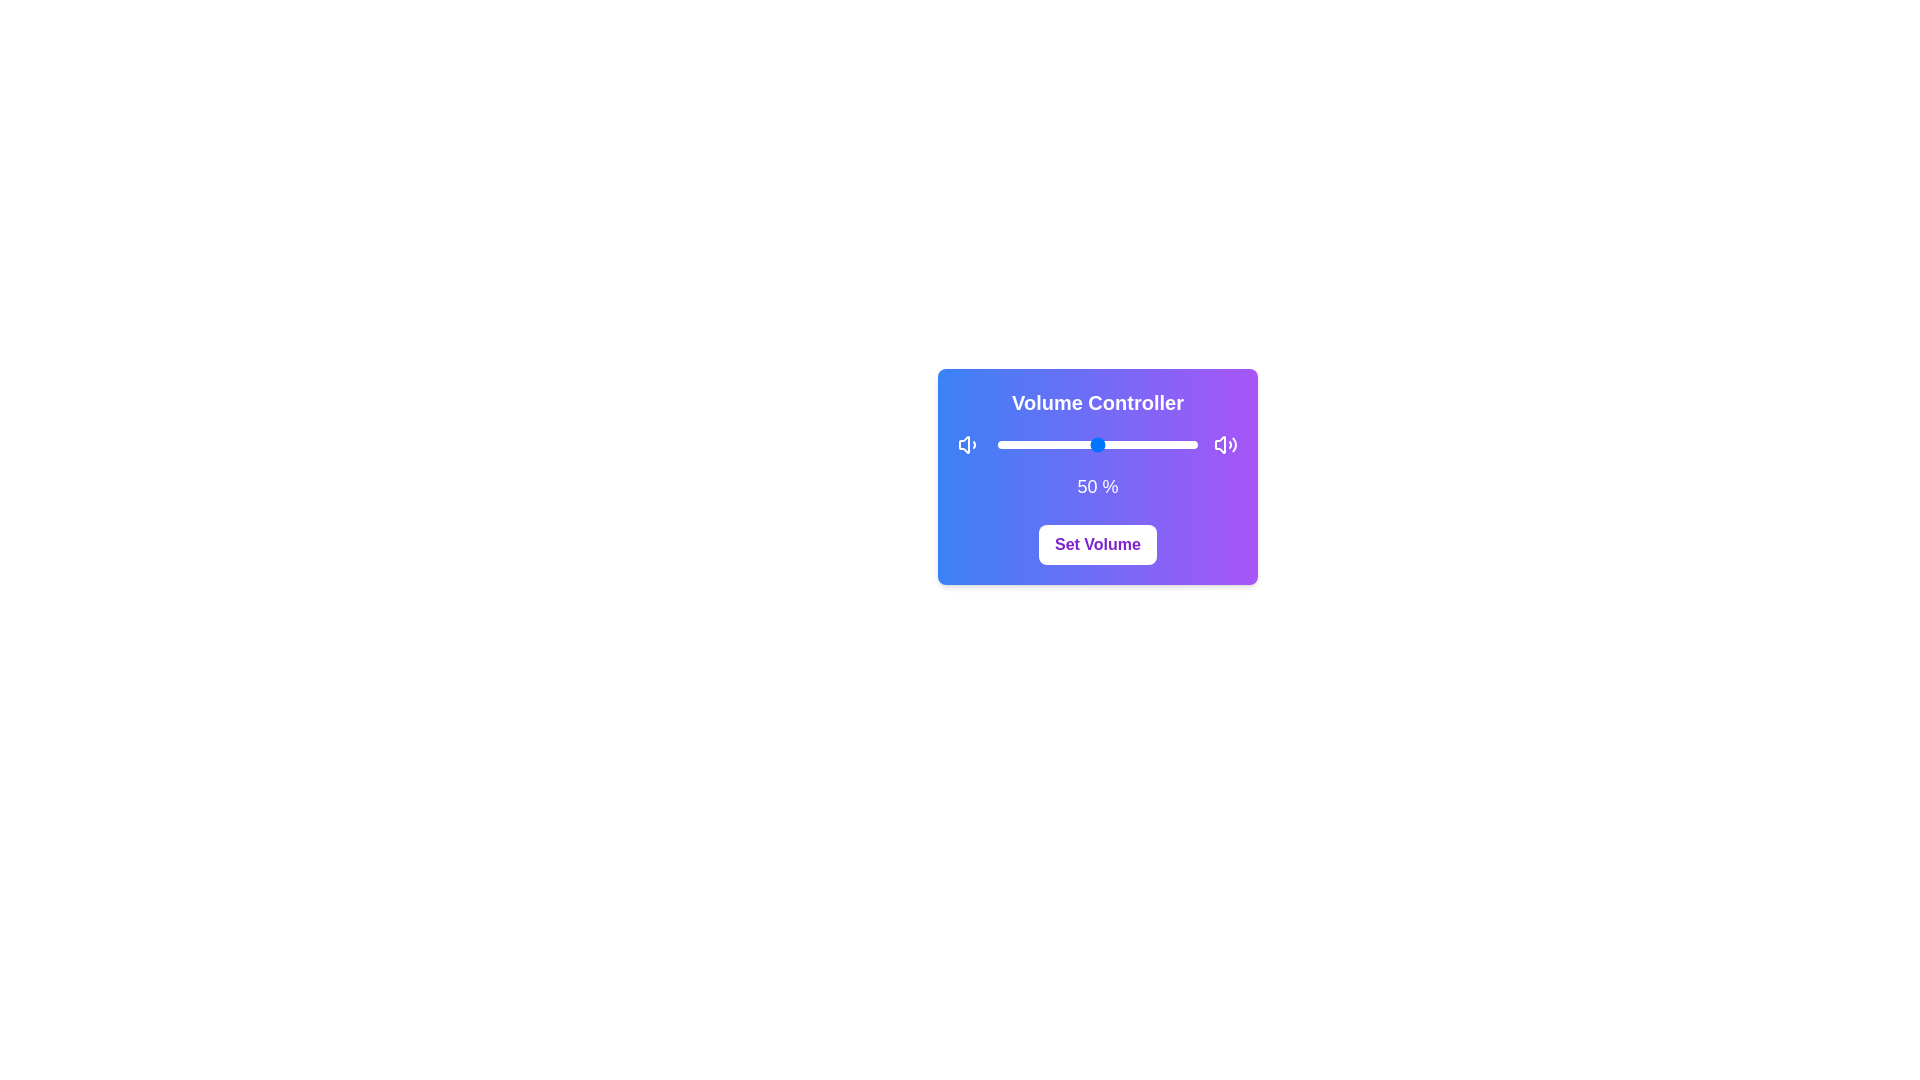 The image size is (1920, 1080). What do you see at coordinates (1146, 443) in the screenshot?
I see `the slider to set the volume to 74%` at bounding box center [1146, 443].